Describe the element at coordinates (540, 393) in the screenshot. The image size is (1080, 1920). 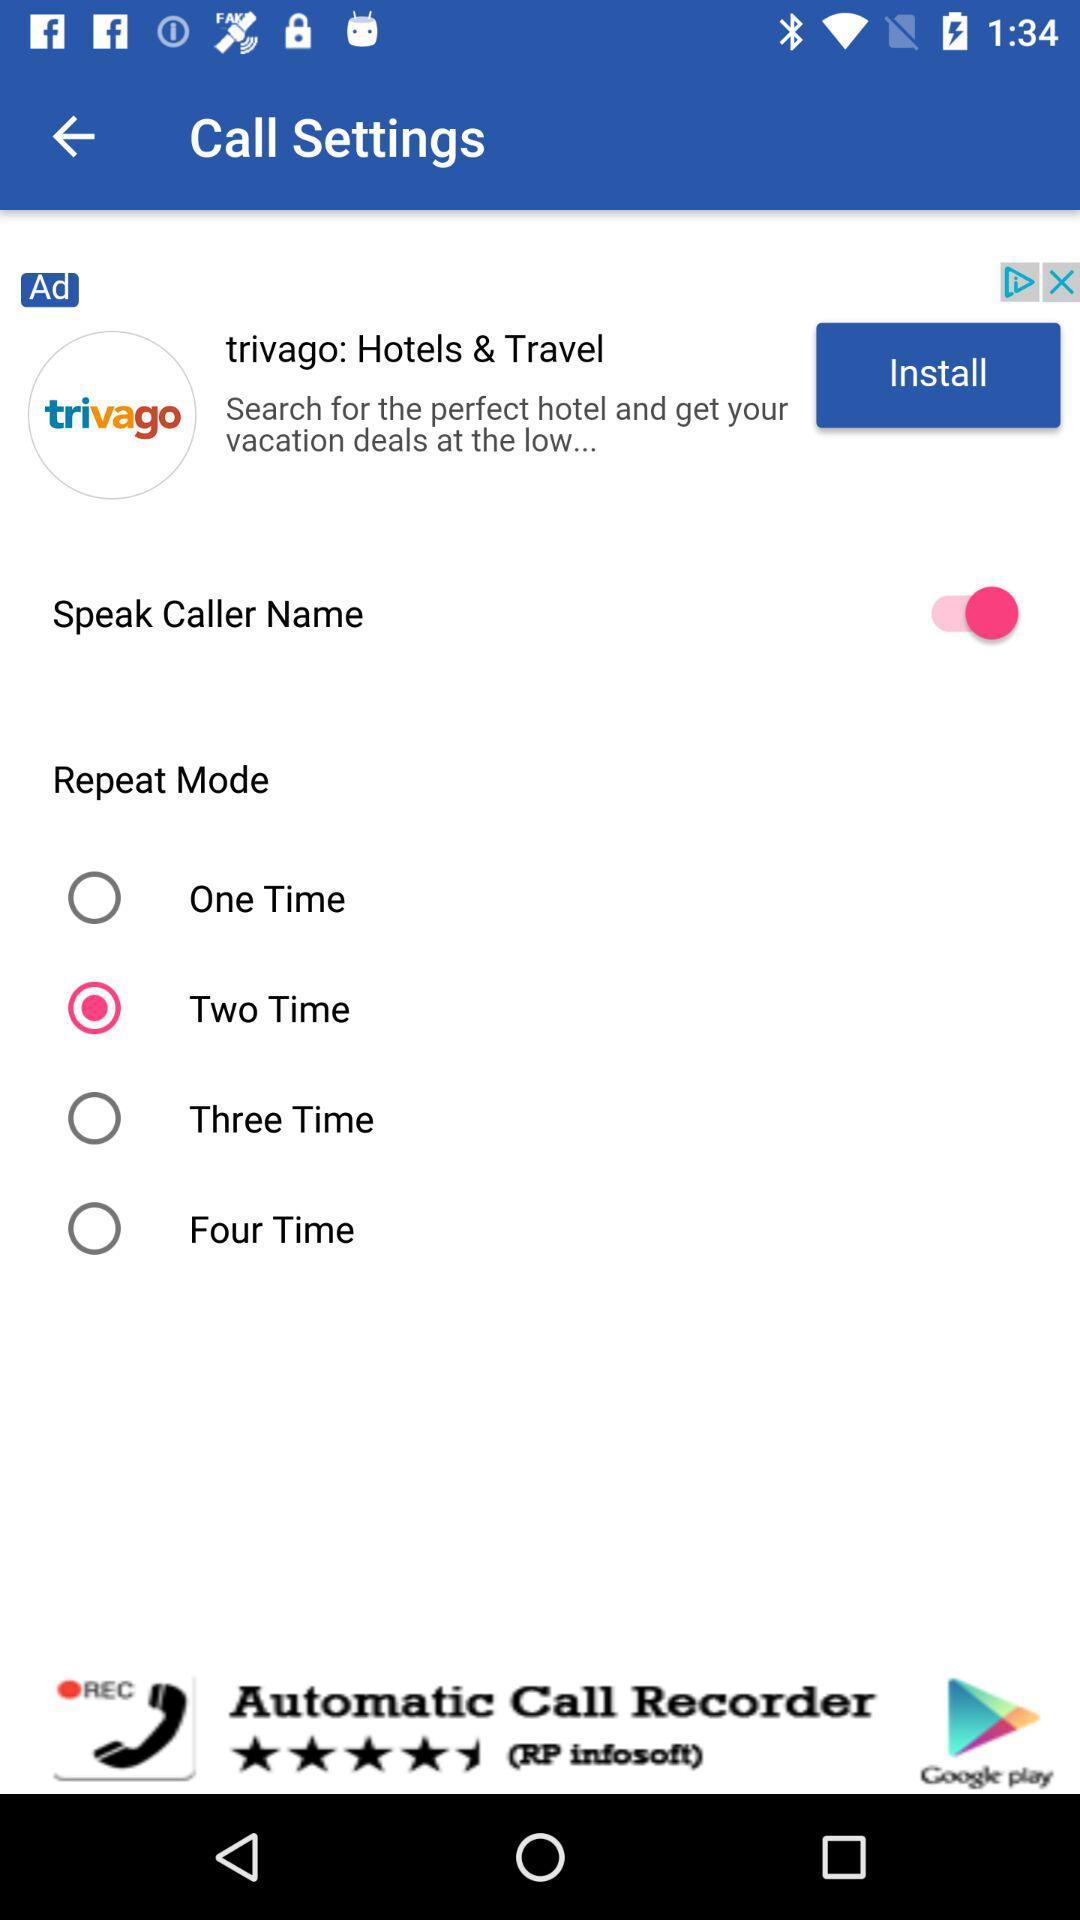
I see `the add` at that location.